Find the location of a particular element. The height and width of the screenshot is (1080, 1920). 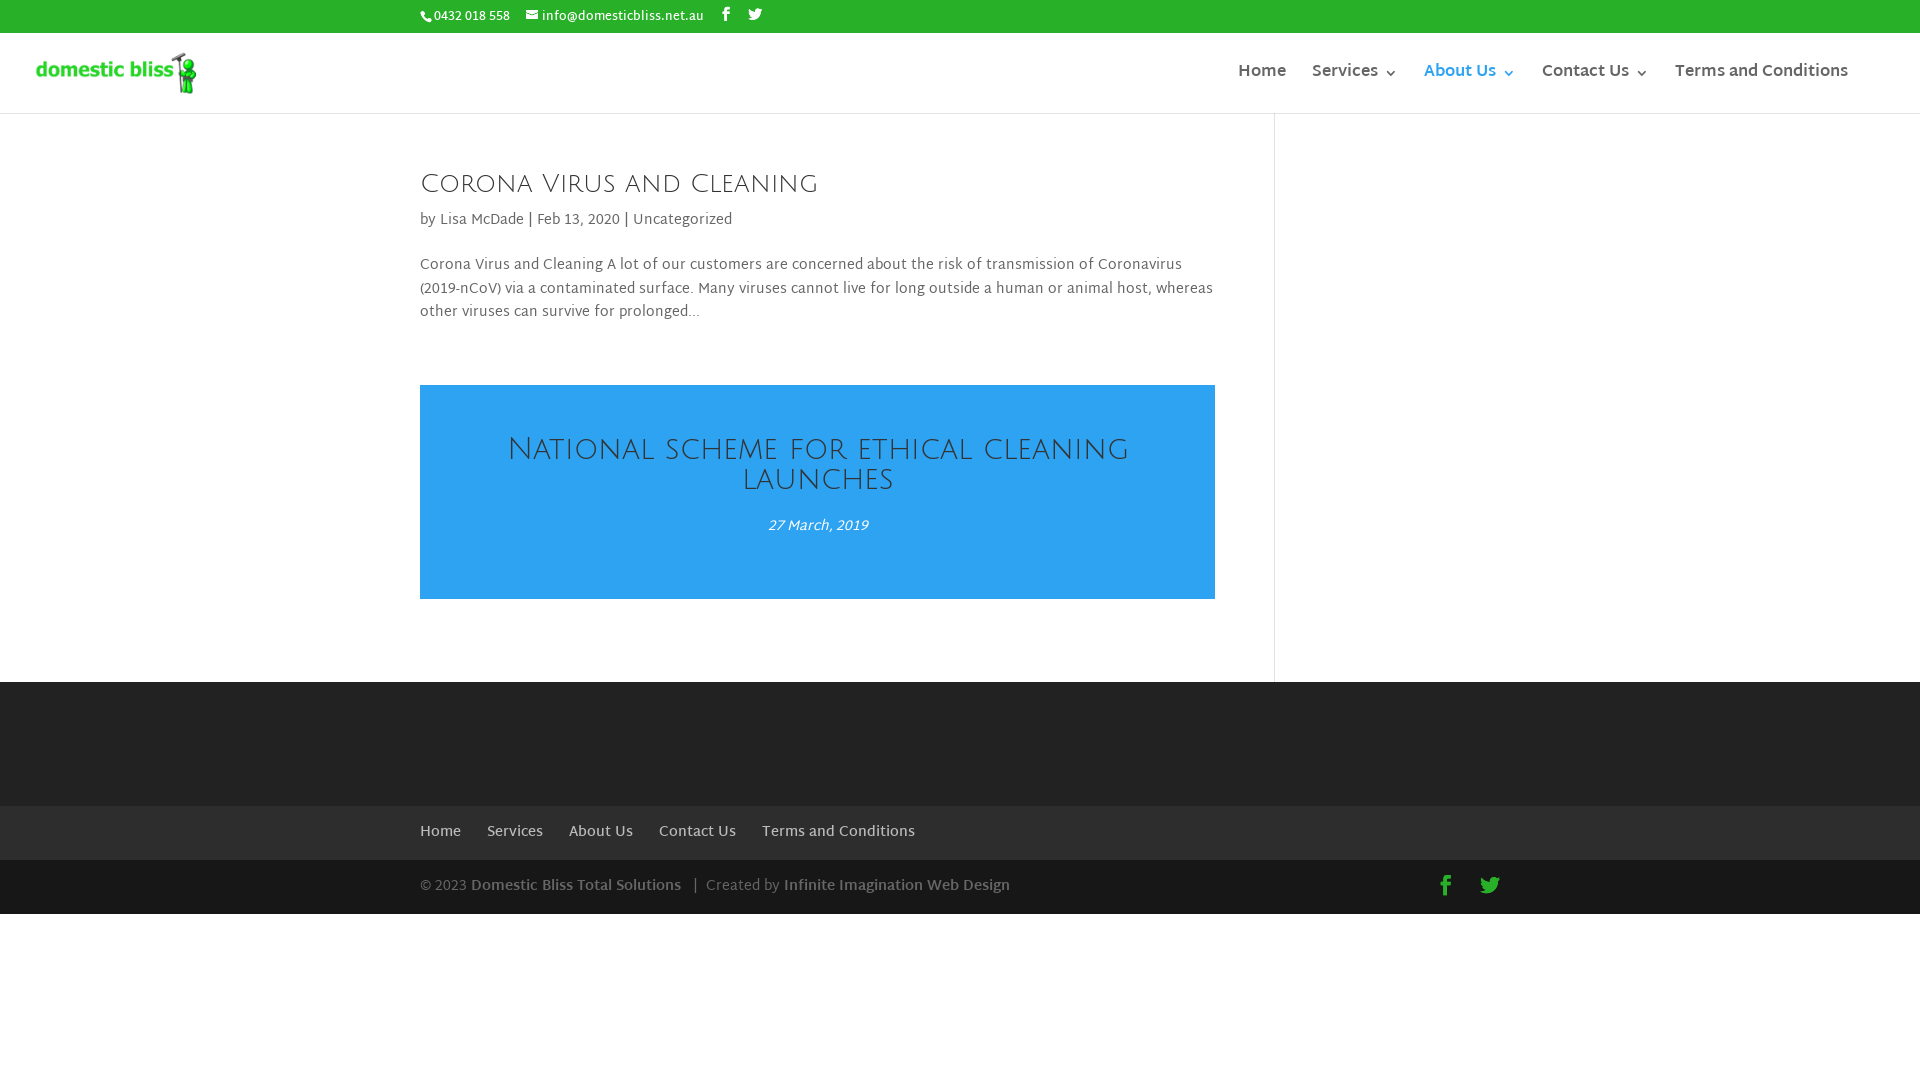

'Corona Virus and Cleaning' is located at coordinates (618, 184).